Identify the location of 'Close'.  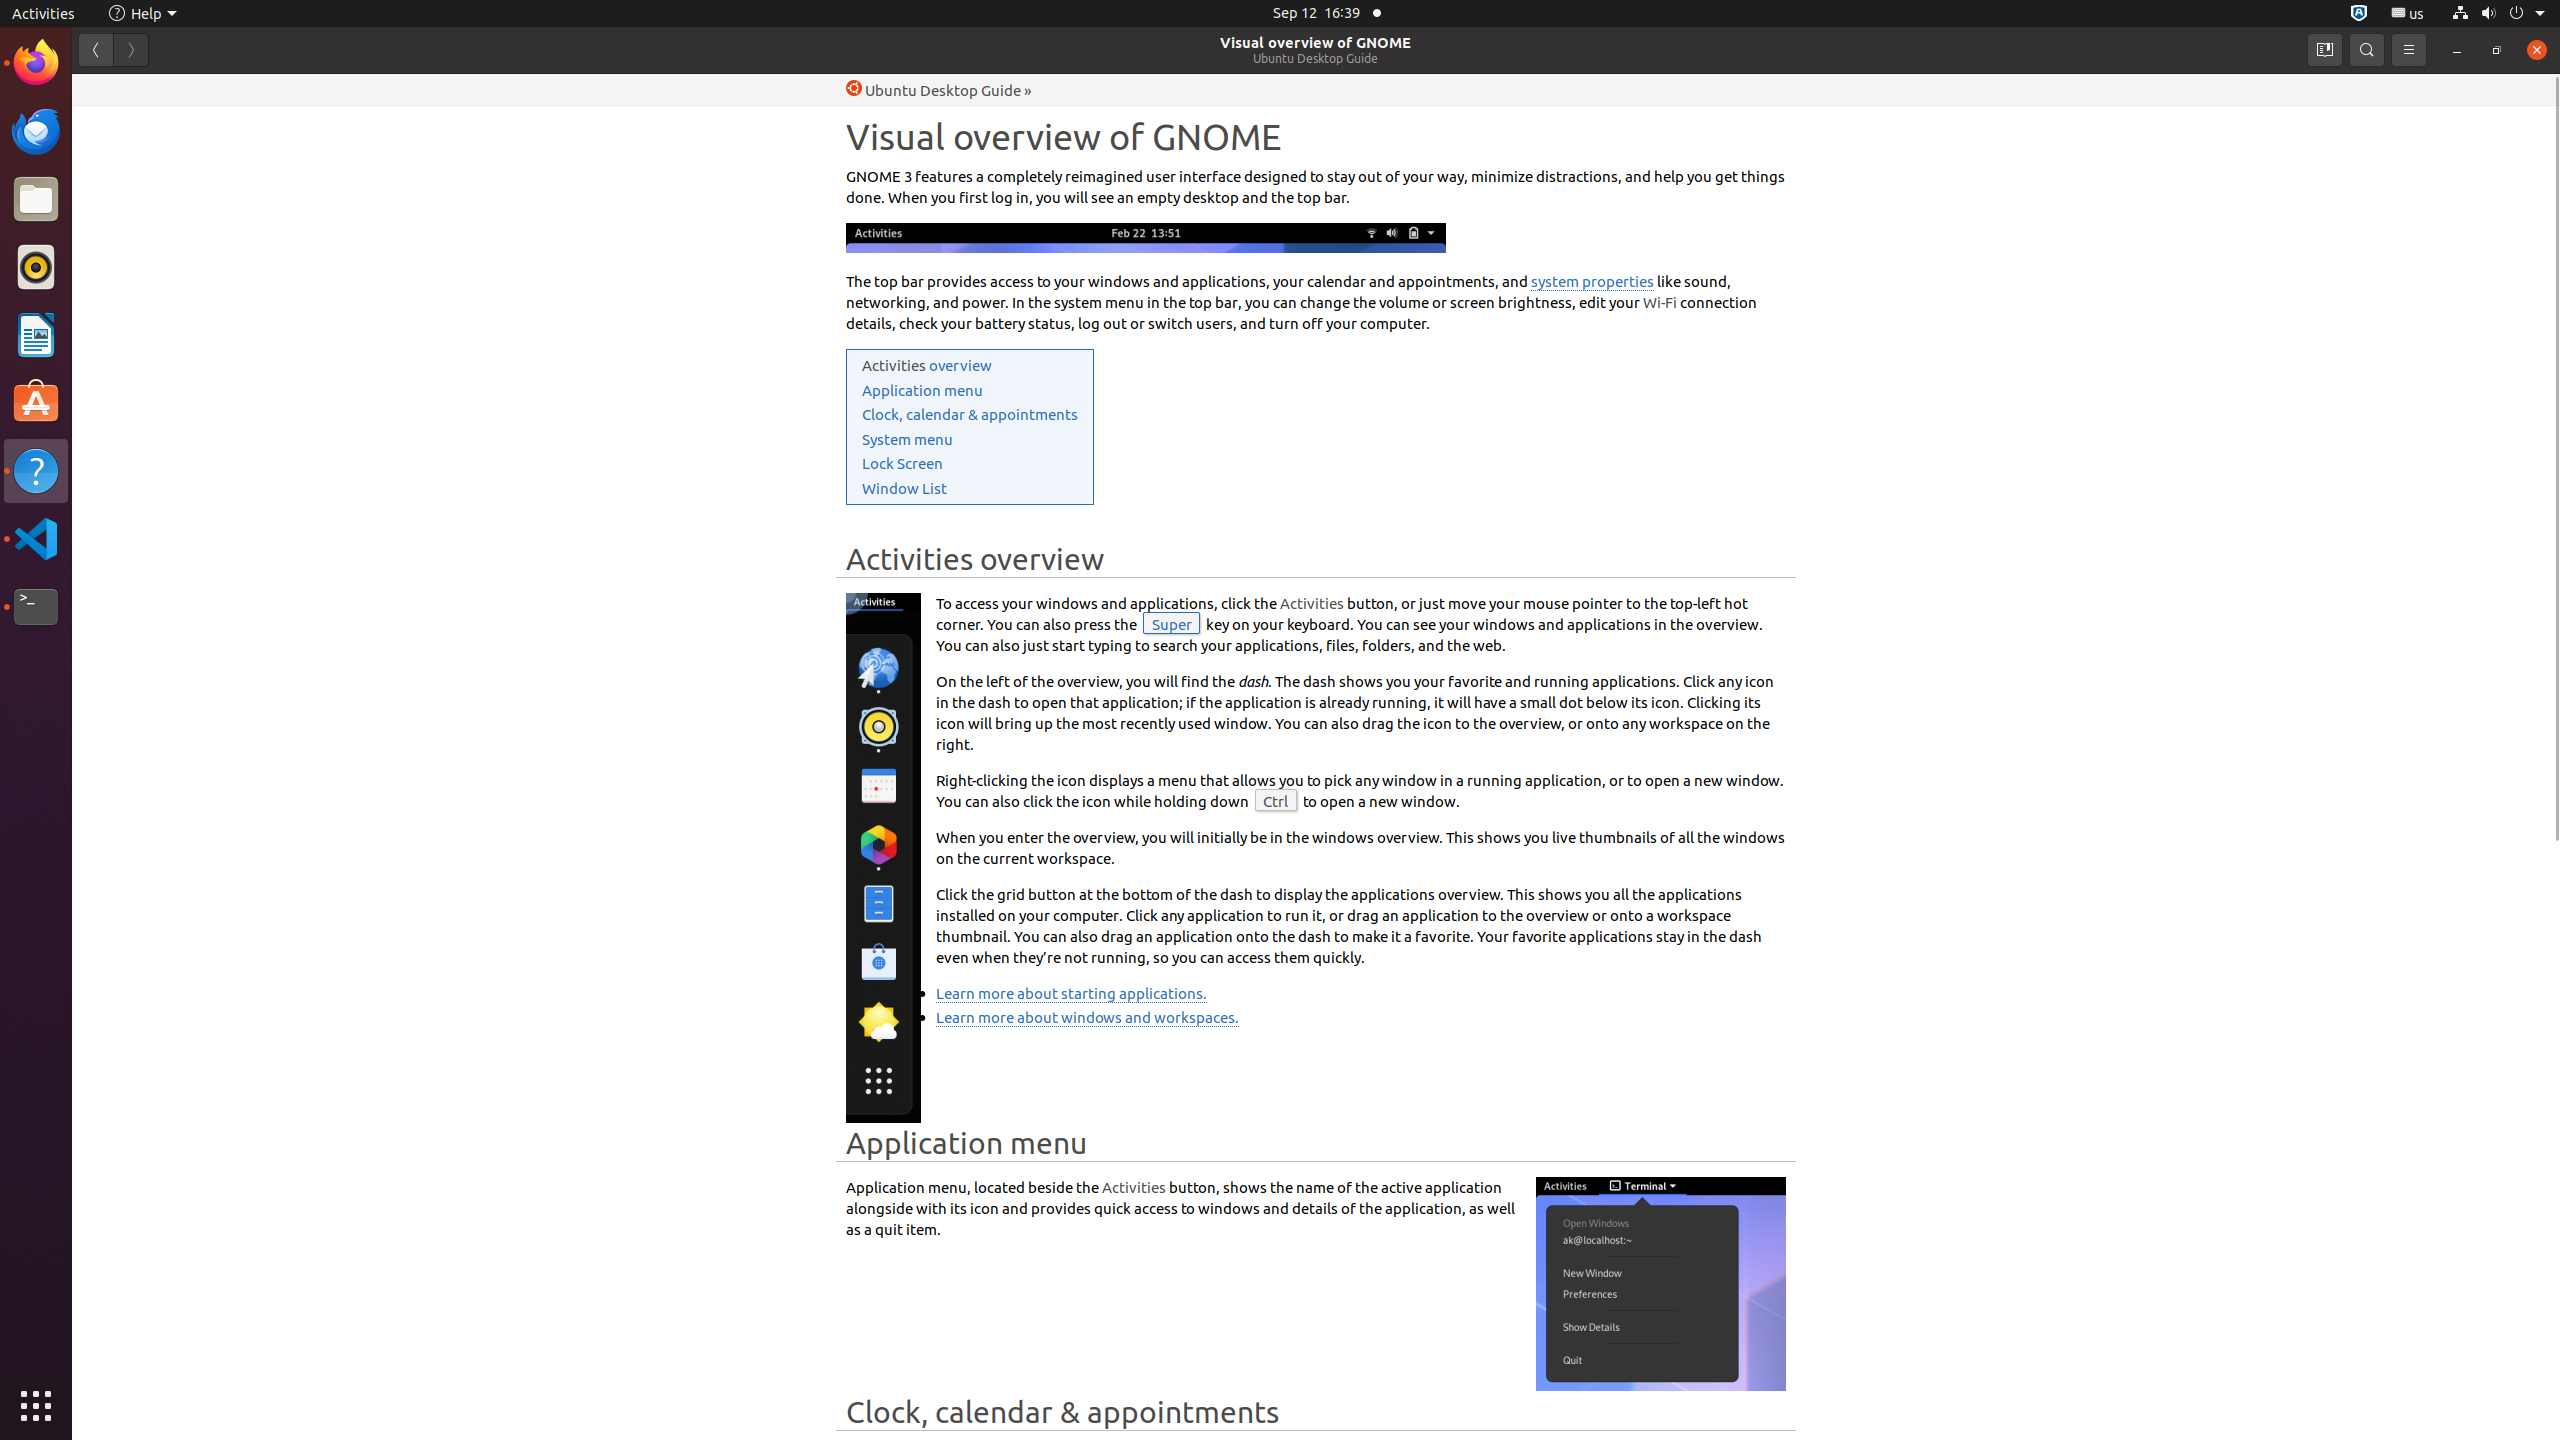
(2535, 49).